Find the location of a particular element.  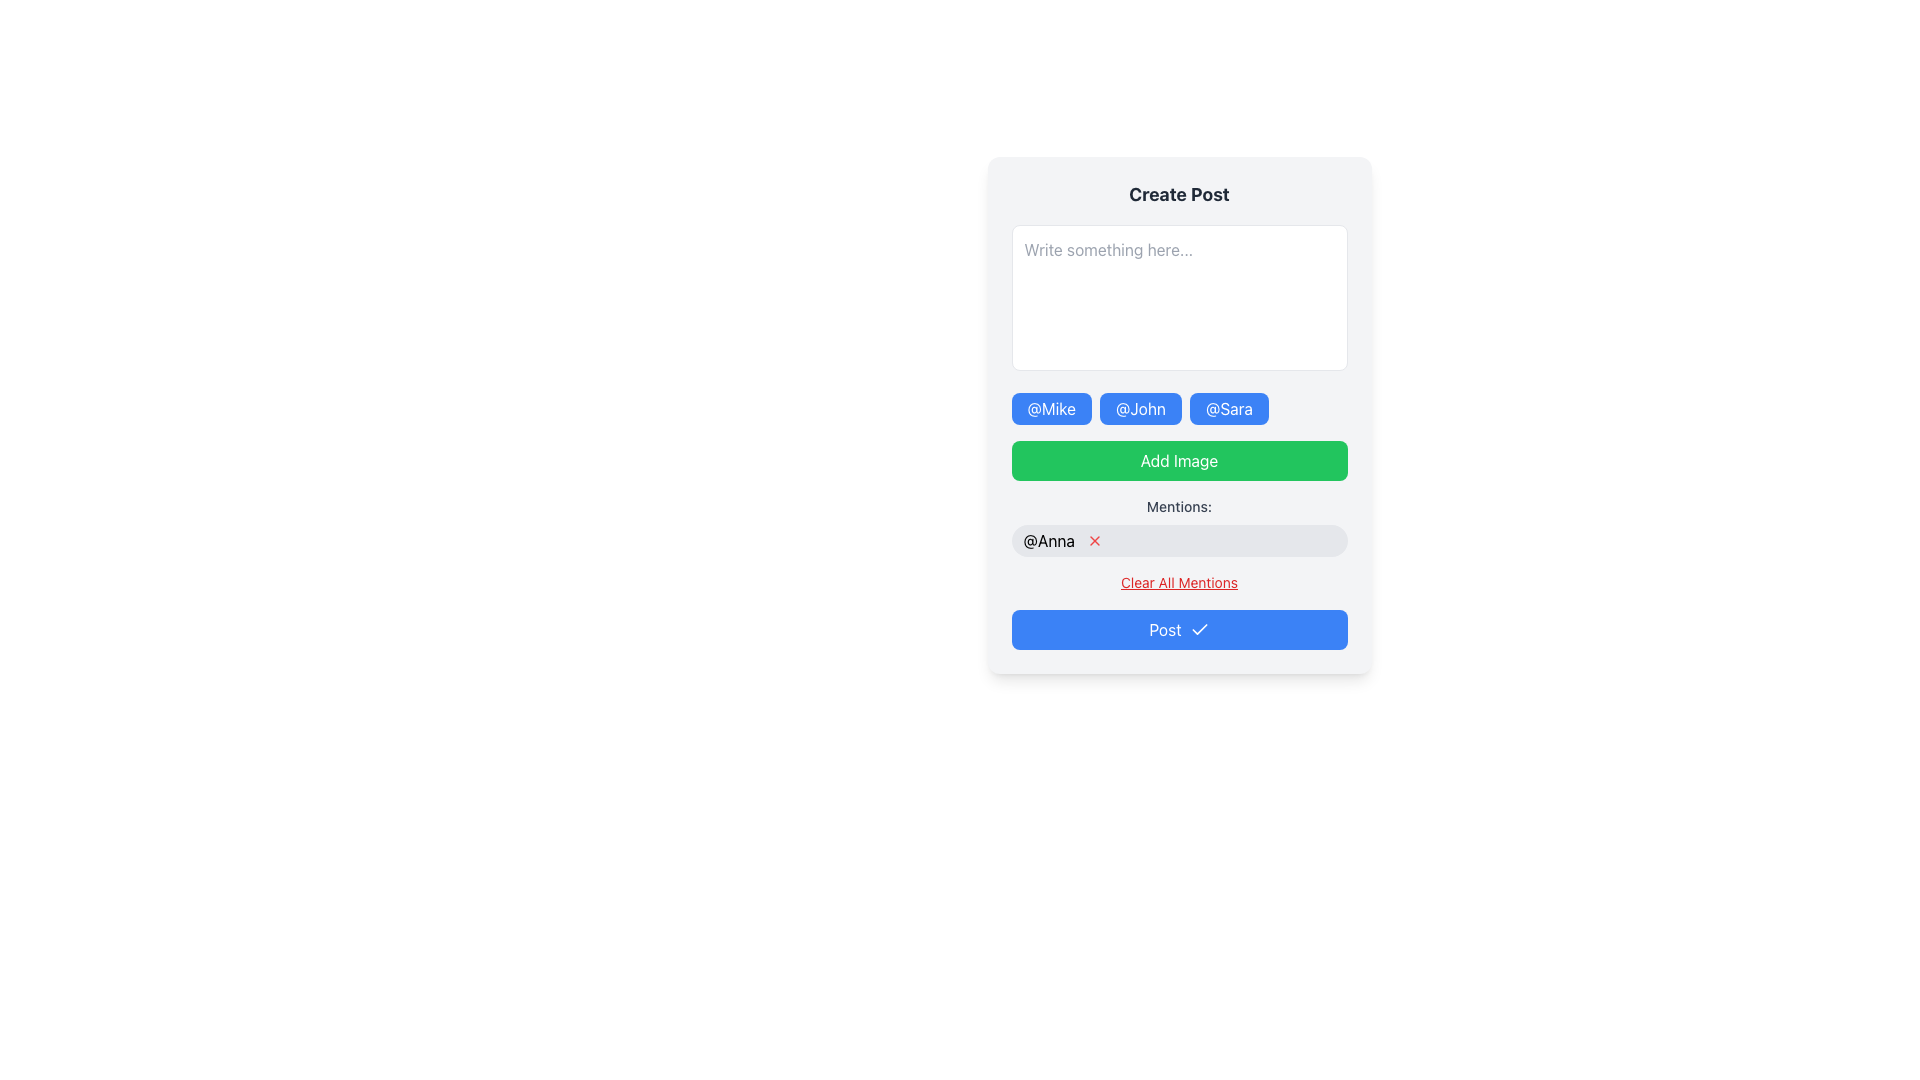

on the mention tag for user Anna located in the 'Mentions' section, just below the 'Add Image' button and is located at coordinates (1179, 540).